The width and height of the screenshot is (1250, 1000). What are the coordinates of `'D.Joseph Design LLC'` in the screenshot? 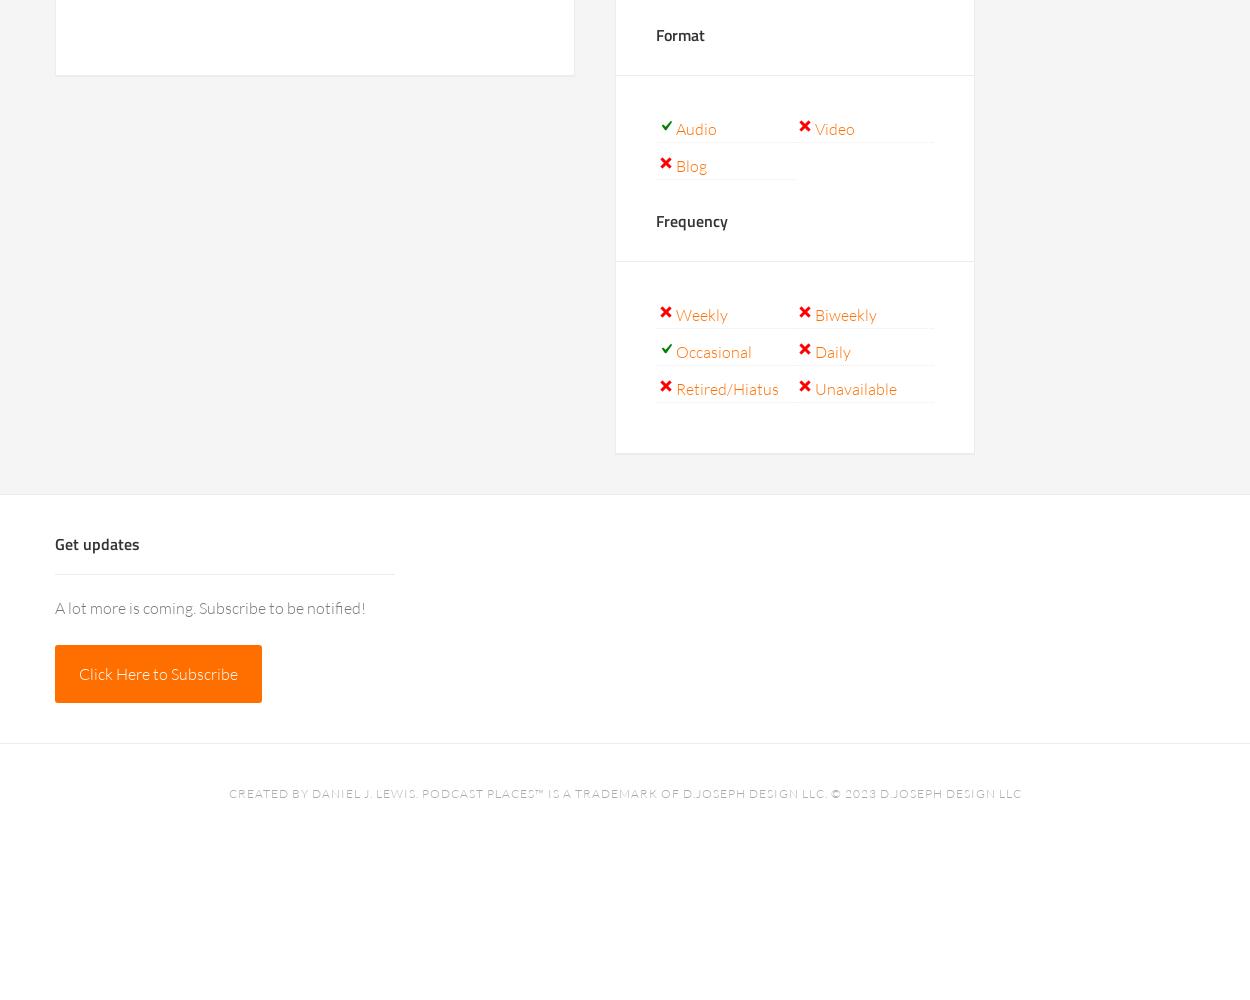 It's located at (949, 793).